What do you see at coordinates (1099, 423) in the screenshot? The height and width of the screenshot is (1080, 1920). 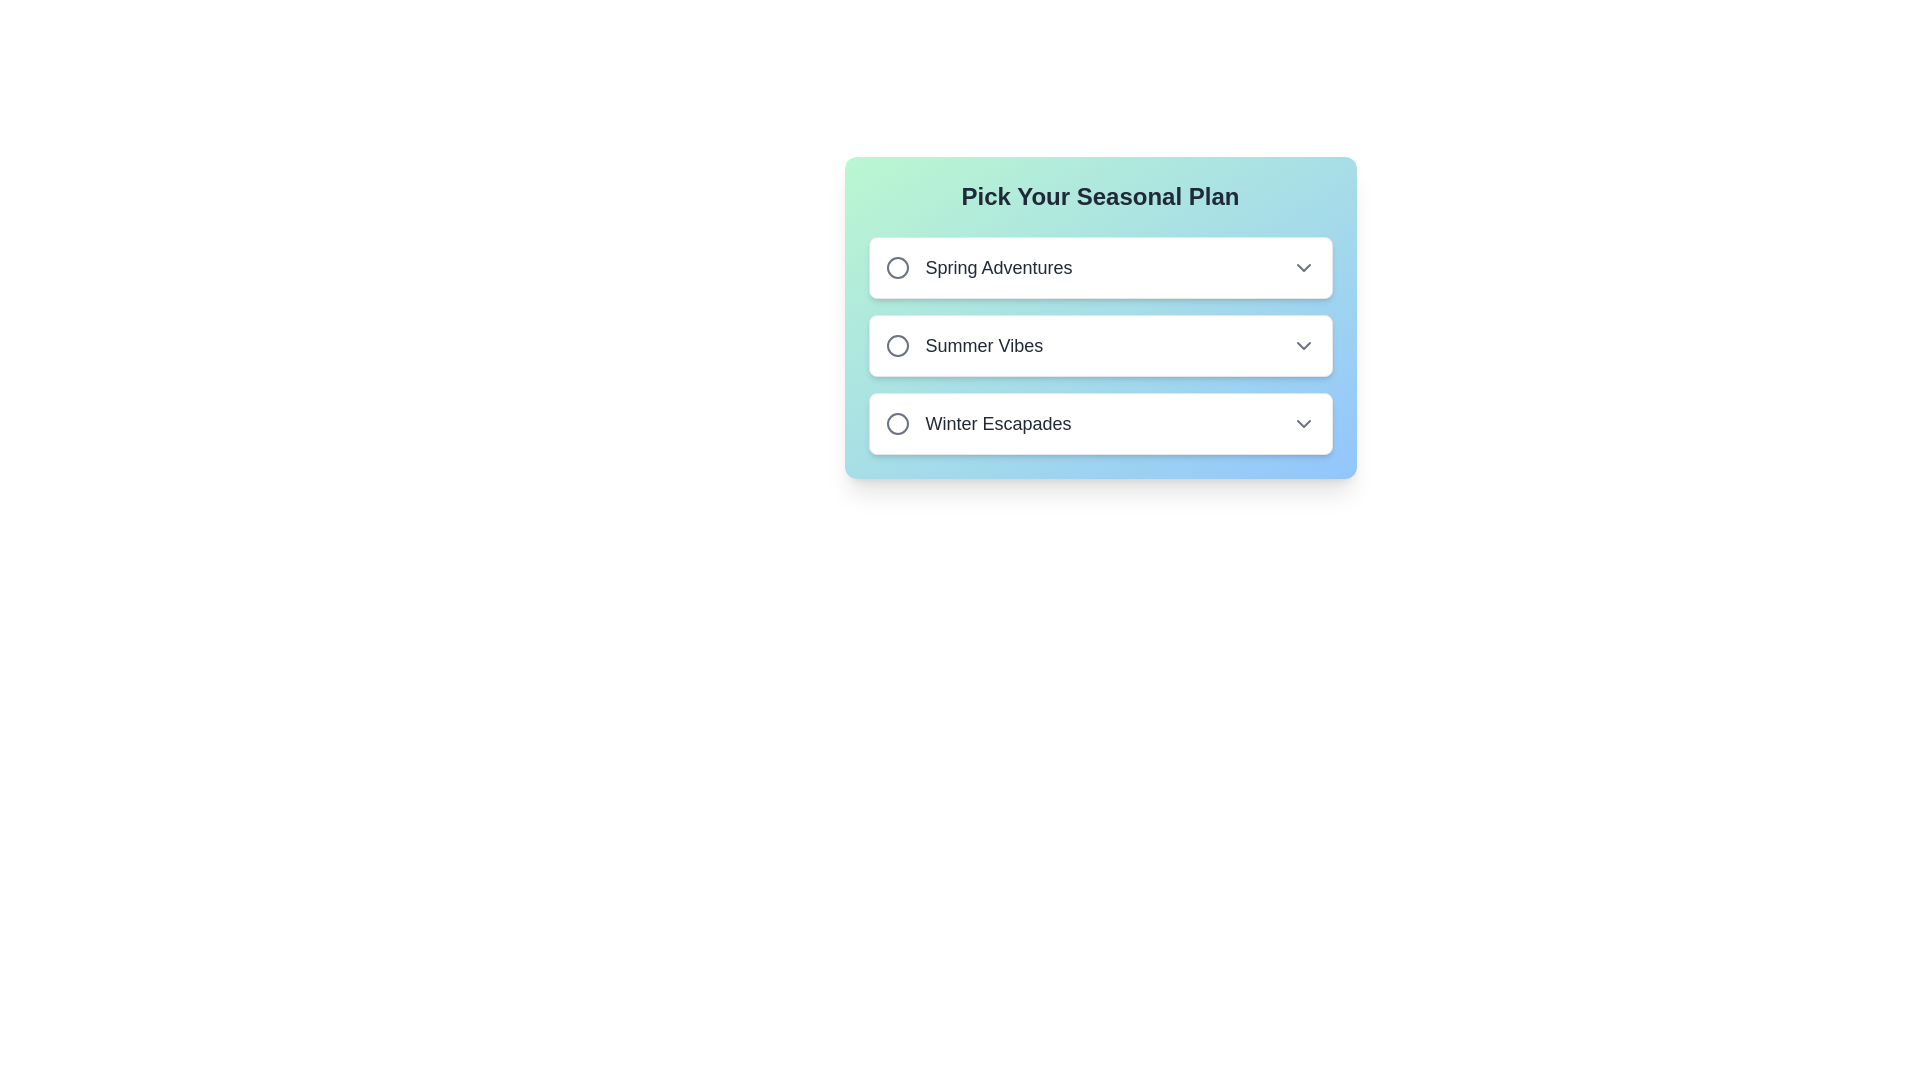 I see `the interactive selectable list item at the bottom of the options` at bounding box center [1099, 423].